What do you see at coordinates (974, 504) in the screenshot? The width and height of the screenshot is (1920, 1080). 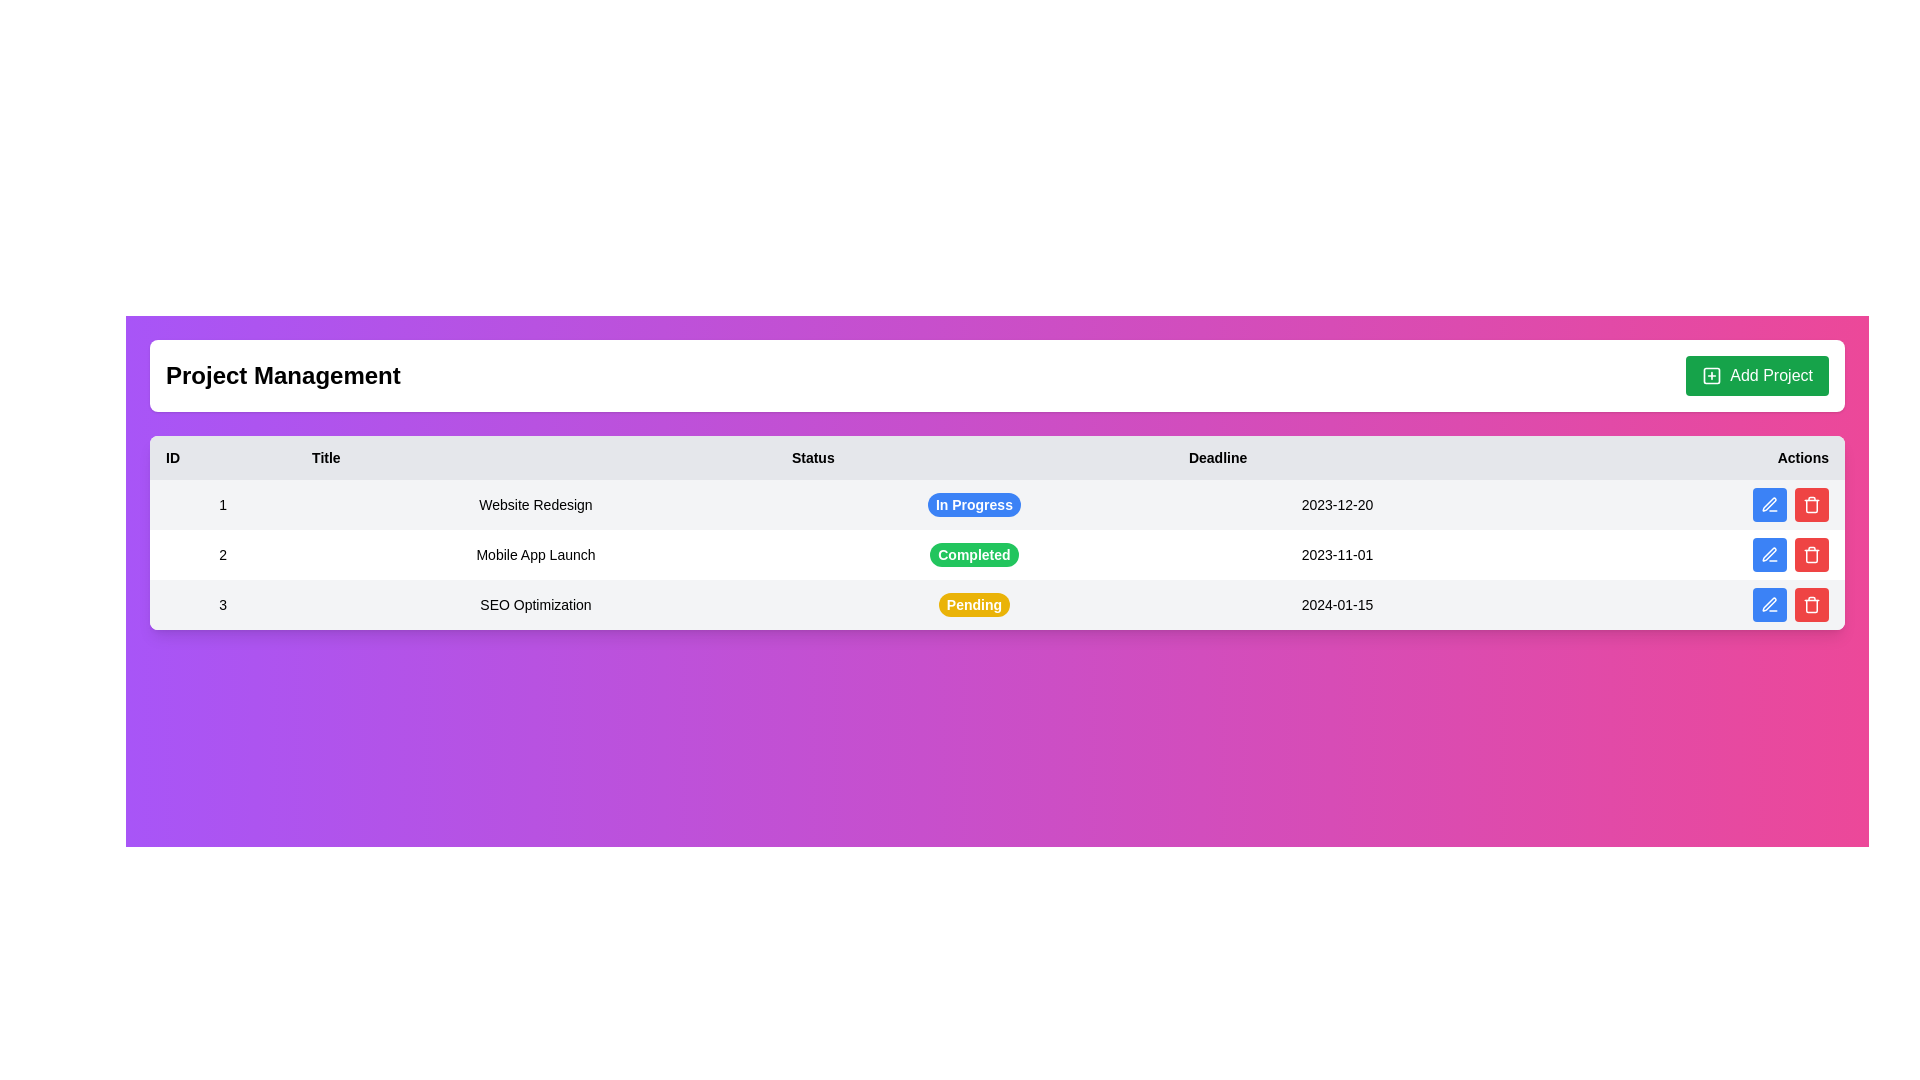 I see `the 'In Progress' status label, which is a blue rounded rectangle displaying the text in white, located in the third column of the first row under the 'Status' header for the 'Website Redesign' project` at bounding box center [974, 504].